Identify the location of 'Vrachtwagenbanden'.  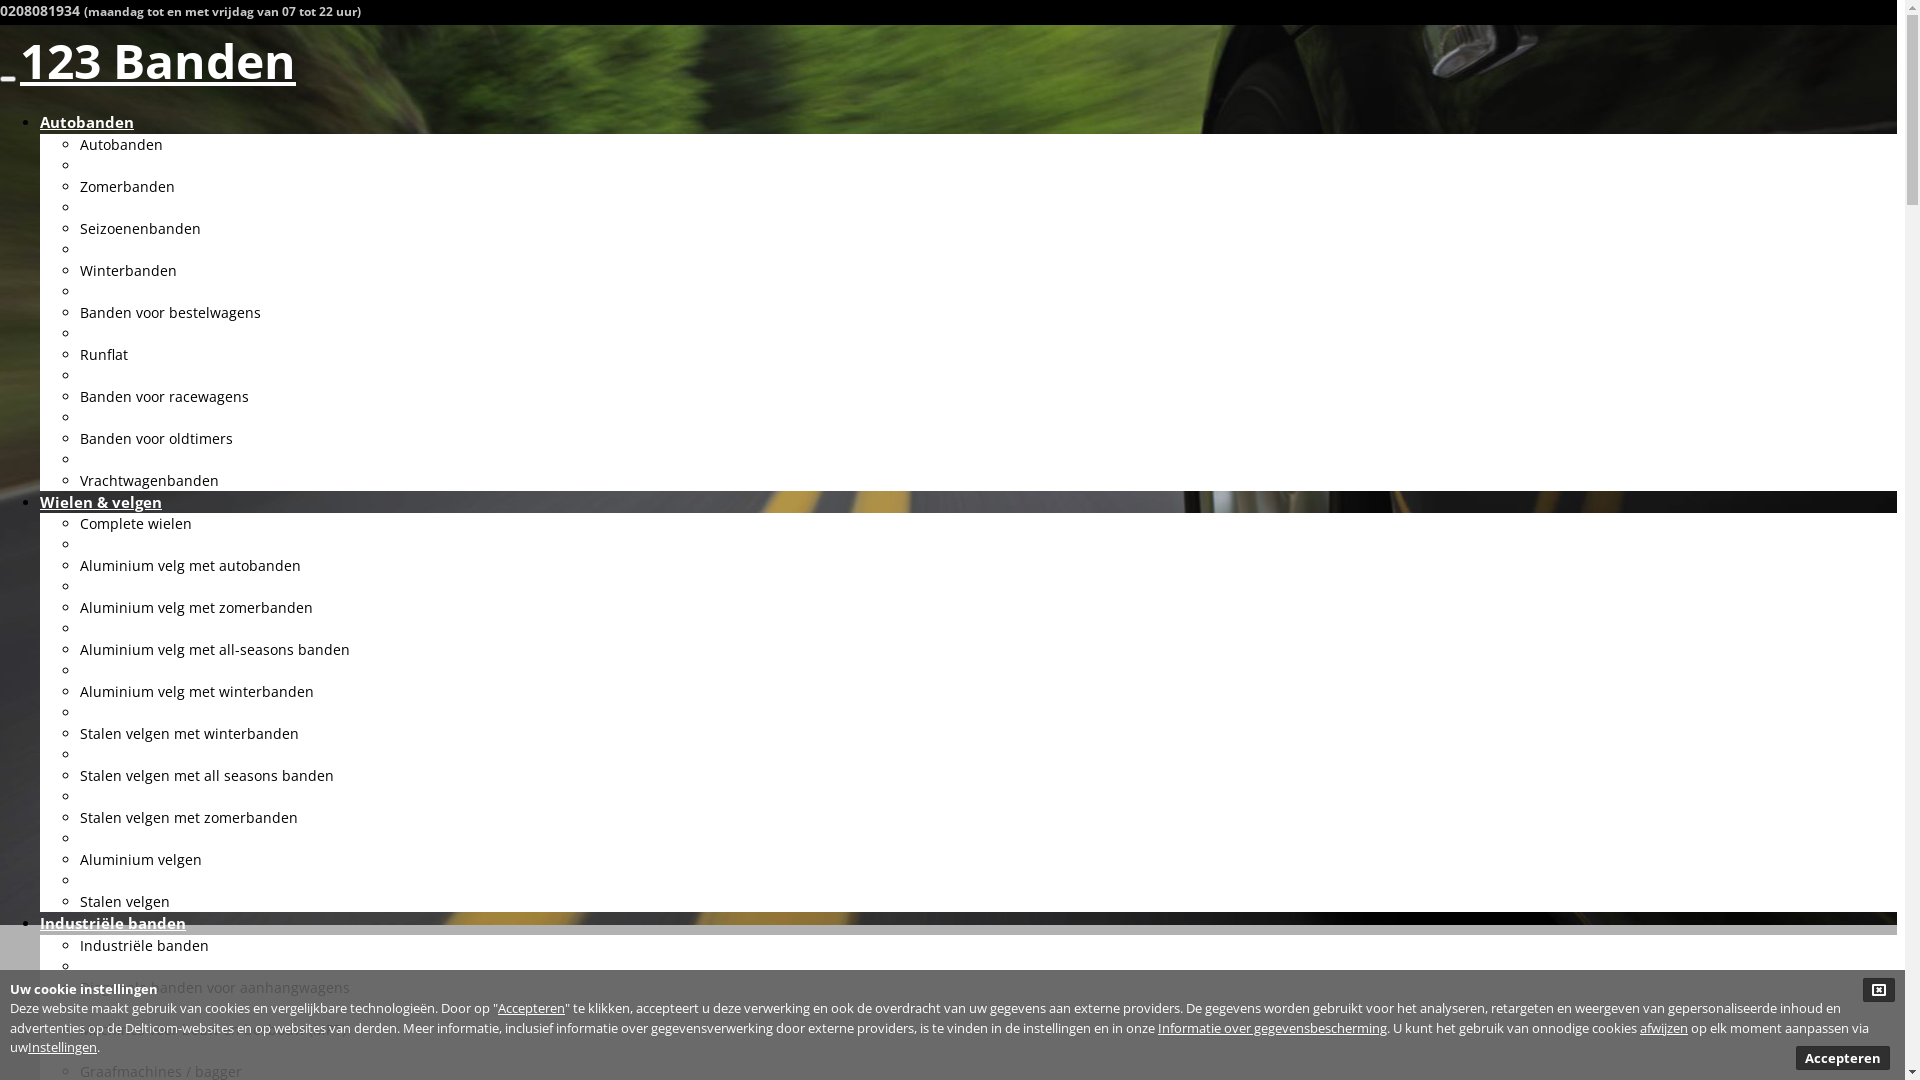
(148, 479).